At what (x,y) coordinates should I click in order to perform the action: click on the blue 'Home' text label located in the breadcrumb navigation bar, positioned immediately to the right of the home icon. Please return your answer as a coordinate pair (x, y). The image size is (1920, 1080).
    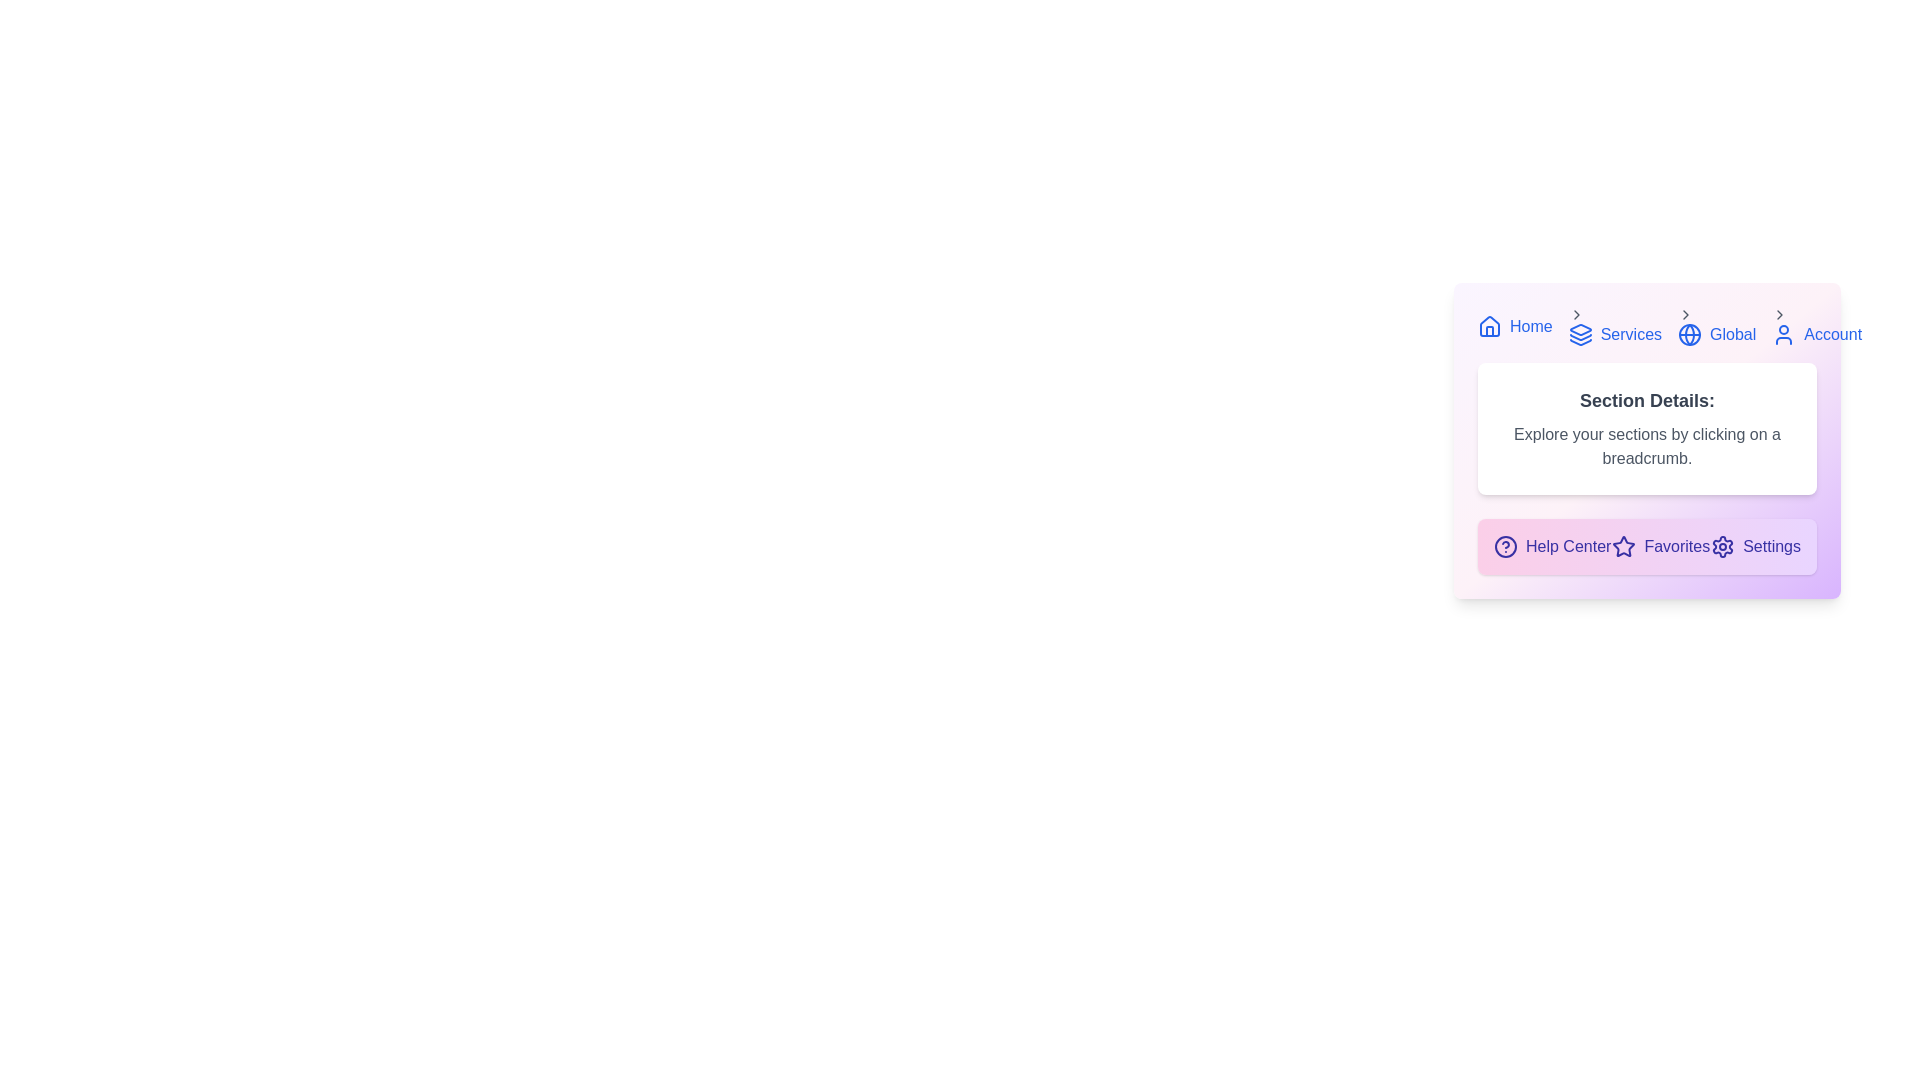
    Looking at the image, I should click on (1530, 326).